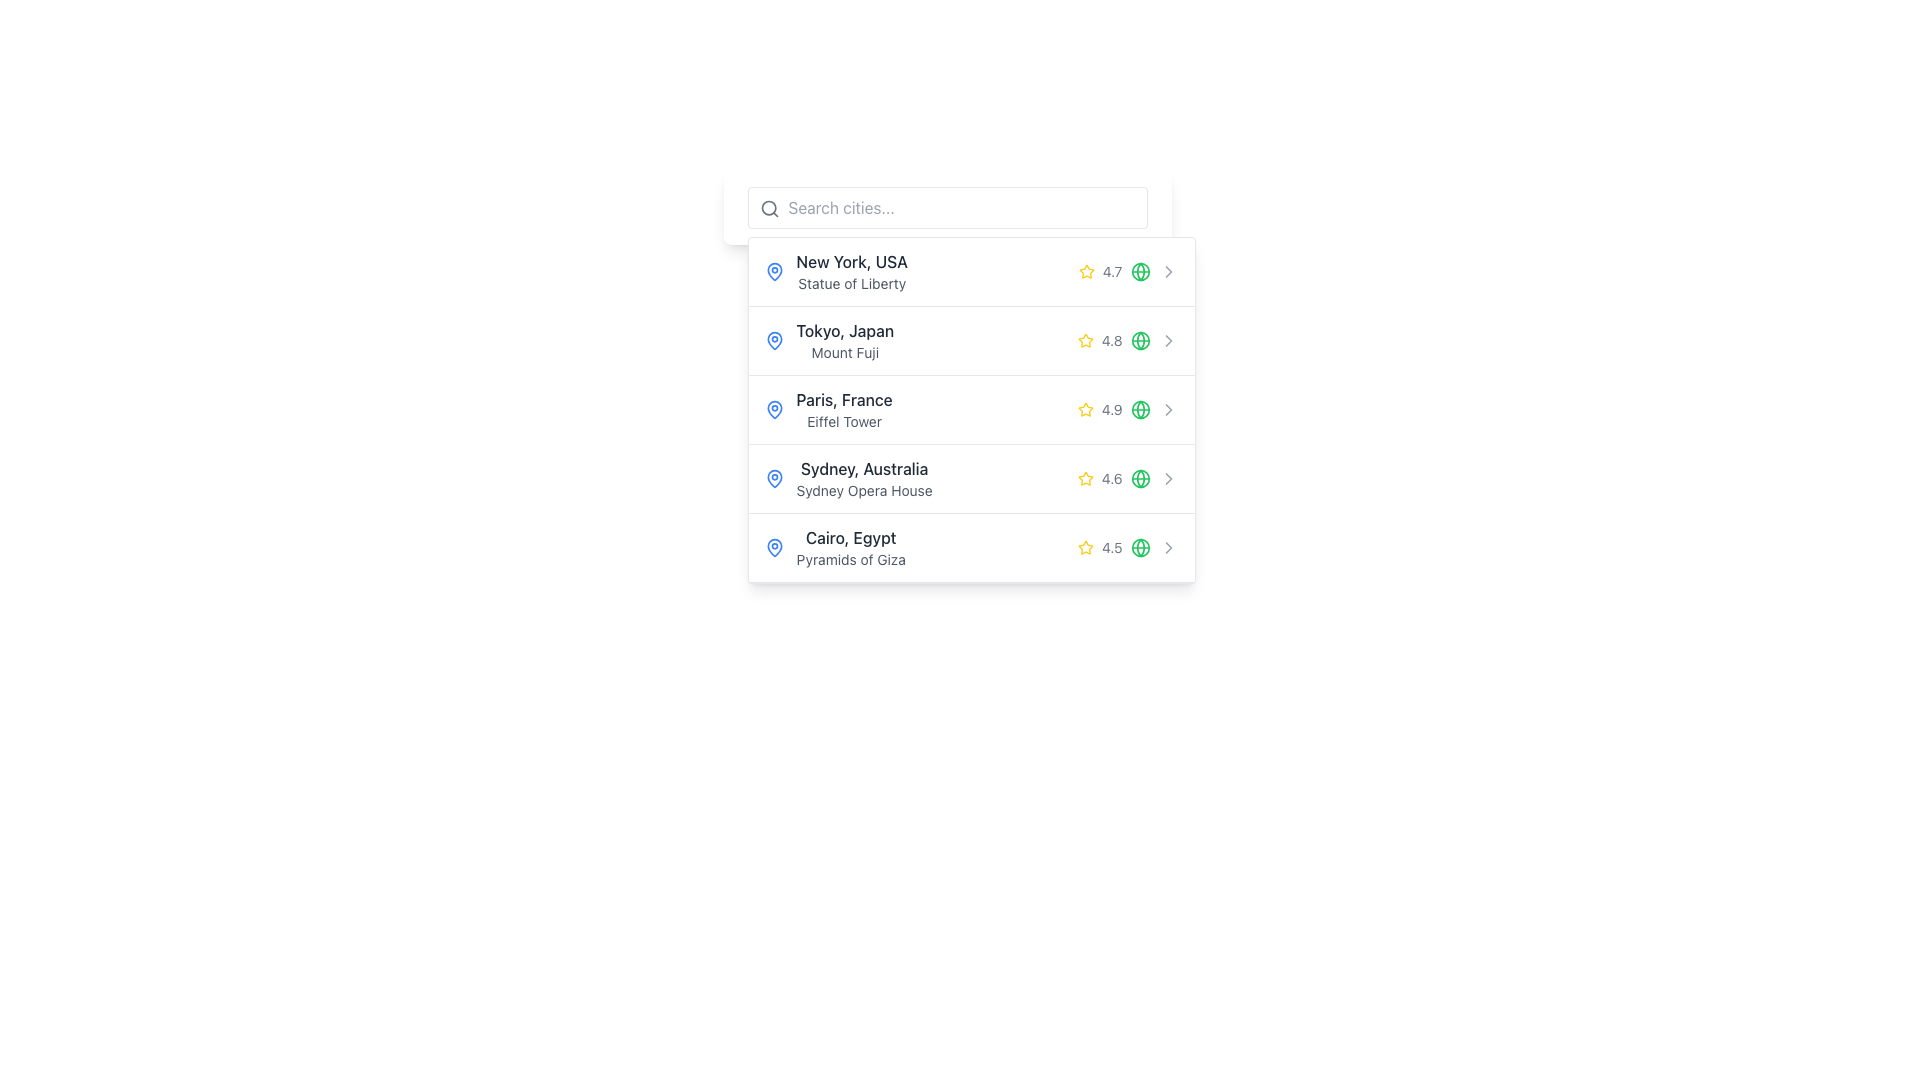 Image resolution: width=1920 pixels, height=1080 pixels. What do you see at coordinates (1113, 547) in the screenshot?
I see `the globe icon in the Rating display for 'Cairo, Egypt - Pyramids of Giza'` at bounding box center [1113, 547].